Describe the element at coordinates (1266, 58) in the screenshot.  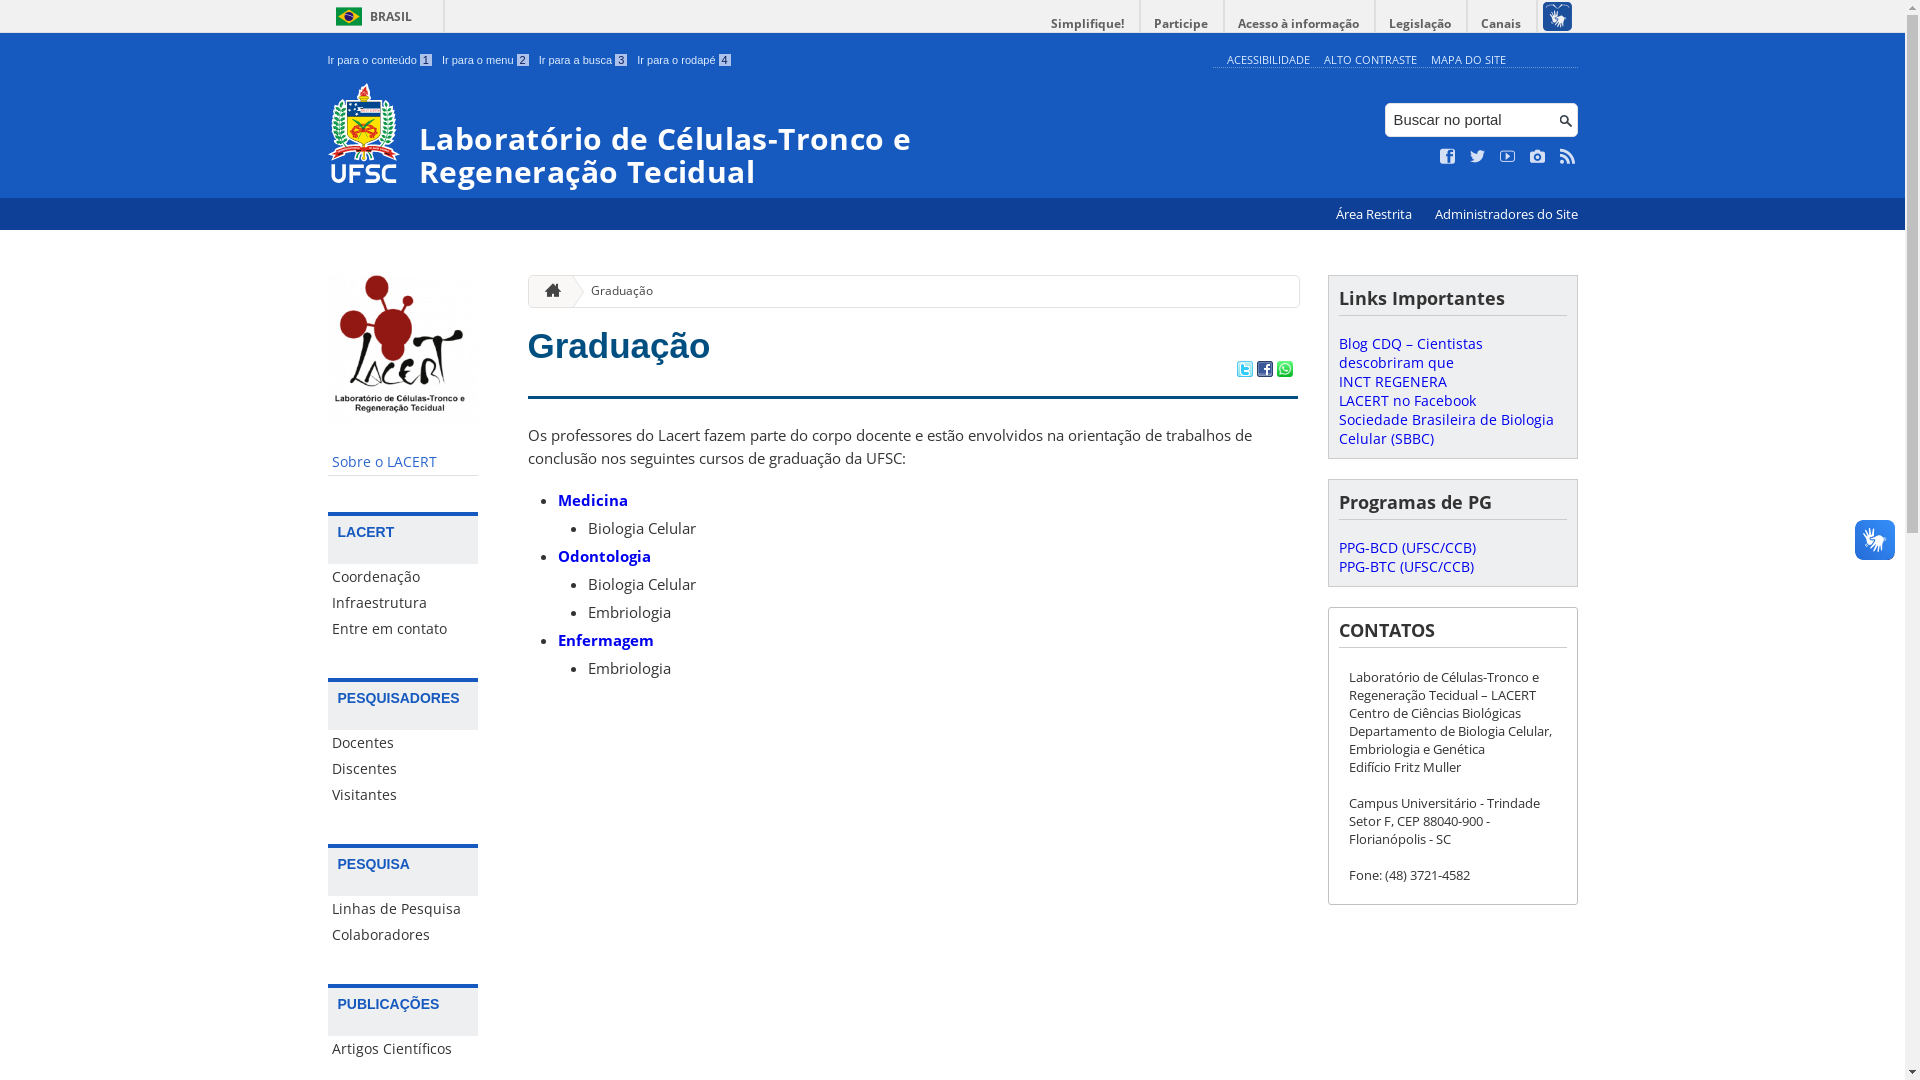
I see `'ACESSIBILIDADE'` at that location.